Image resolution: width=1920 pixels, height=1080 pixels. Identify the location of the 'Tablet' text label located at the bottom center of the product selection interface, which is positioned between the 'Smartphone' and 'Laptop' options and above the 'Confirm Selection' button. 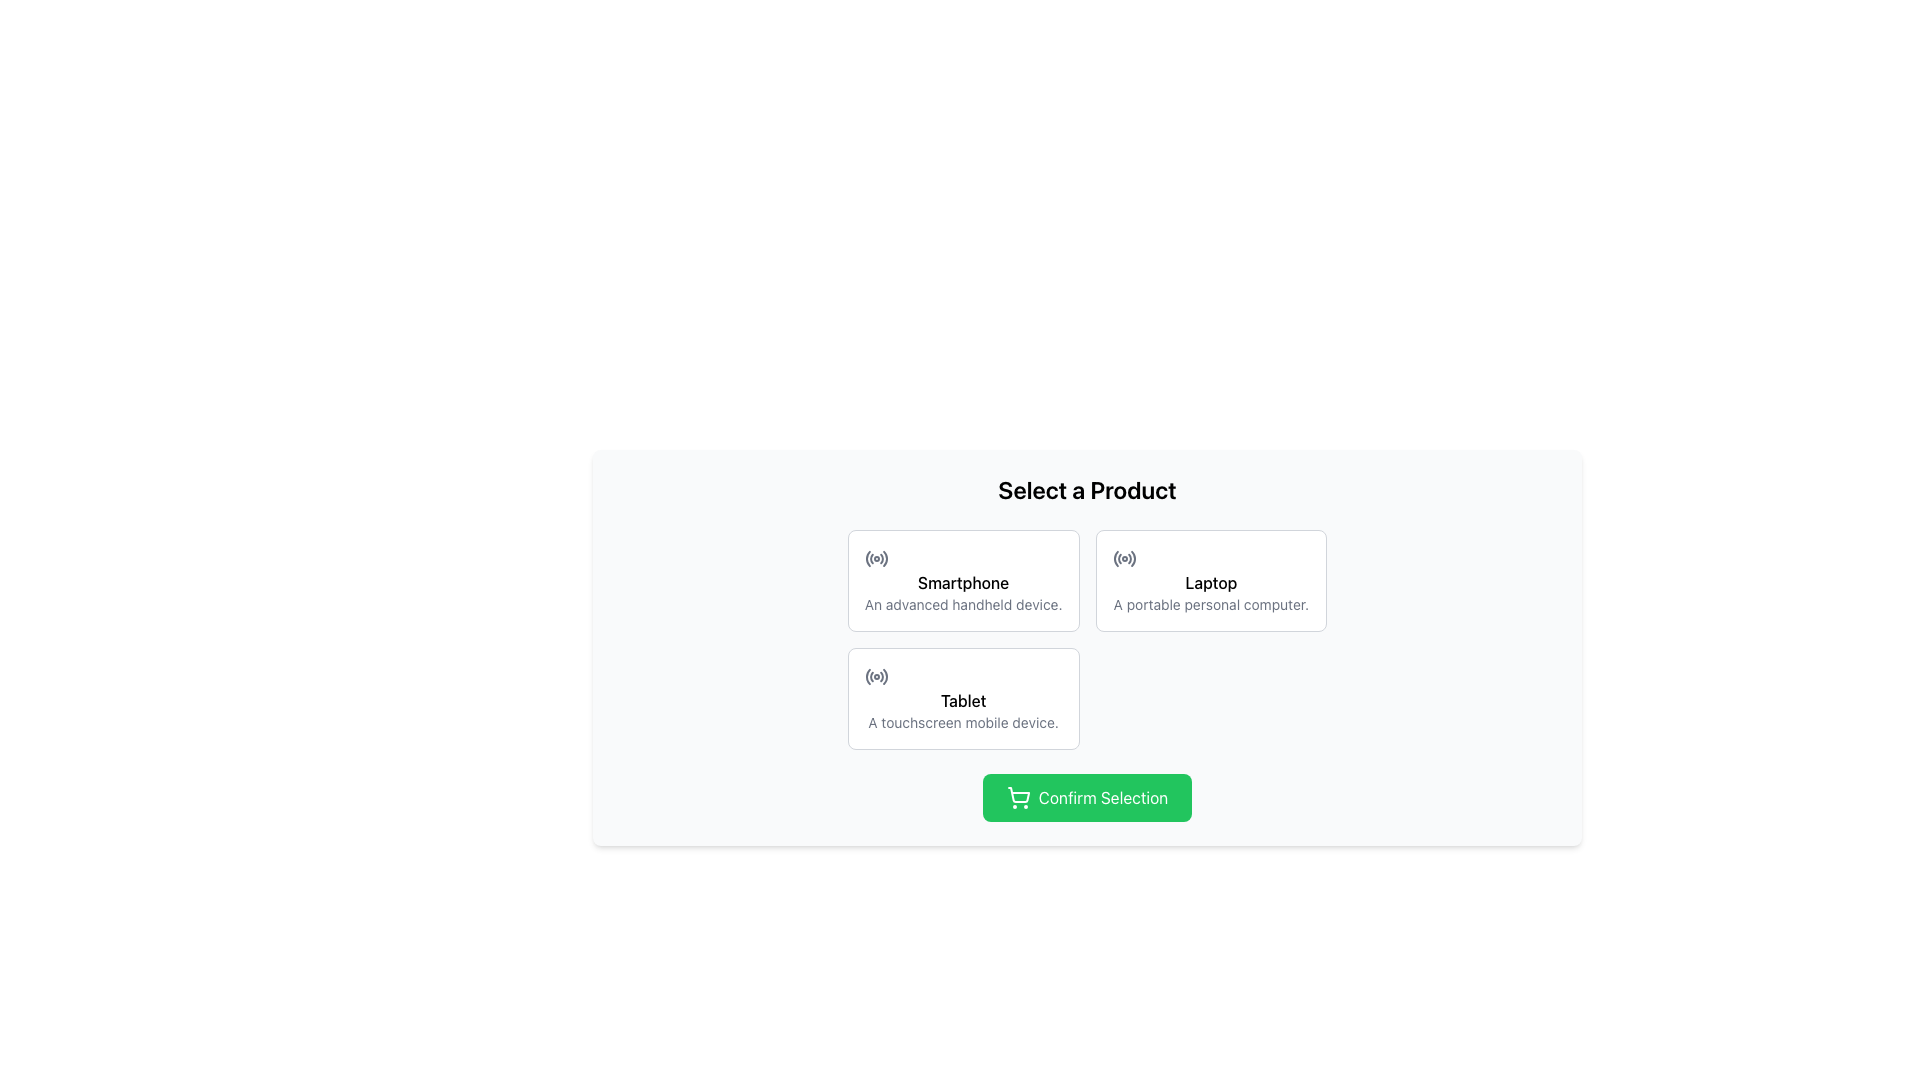
(963, 709).